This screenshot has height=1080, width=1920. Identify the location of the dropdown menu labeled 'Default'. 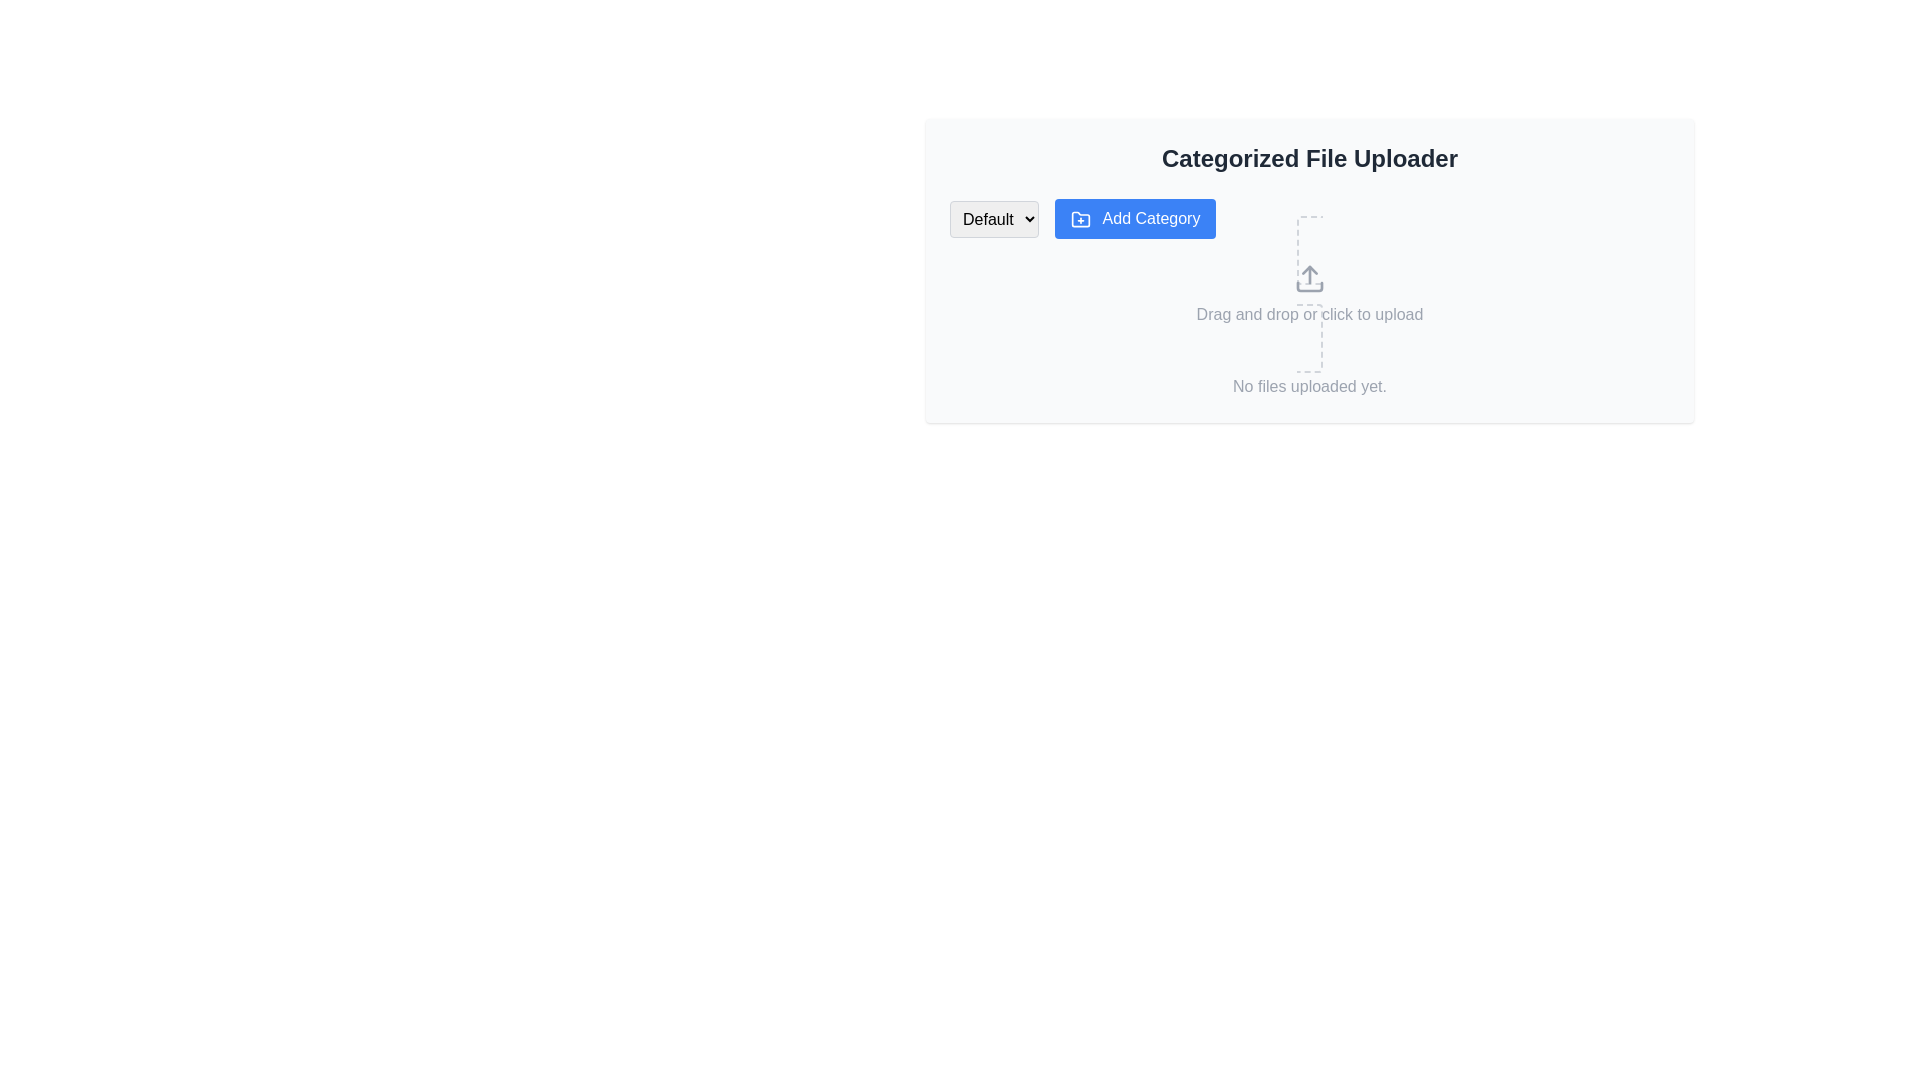
(994, 219).